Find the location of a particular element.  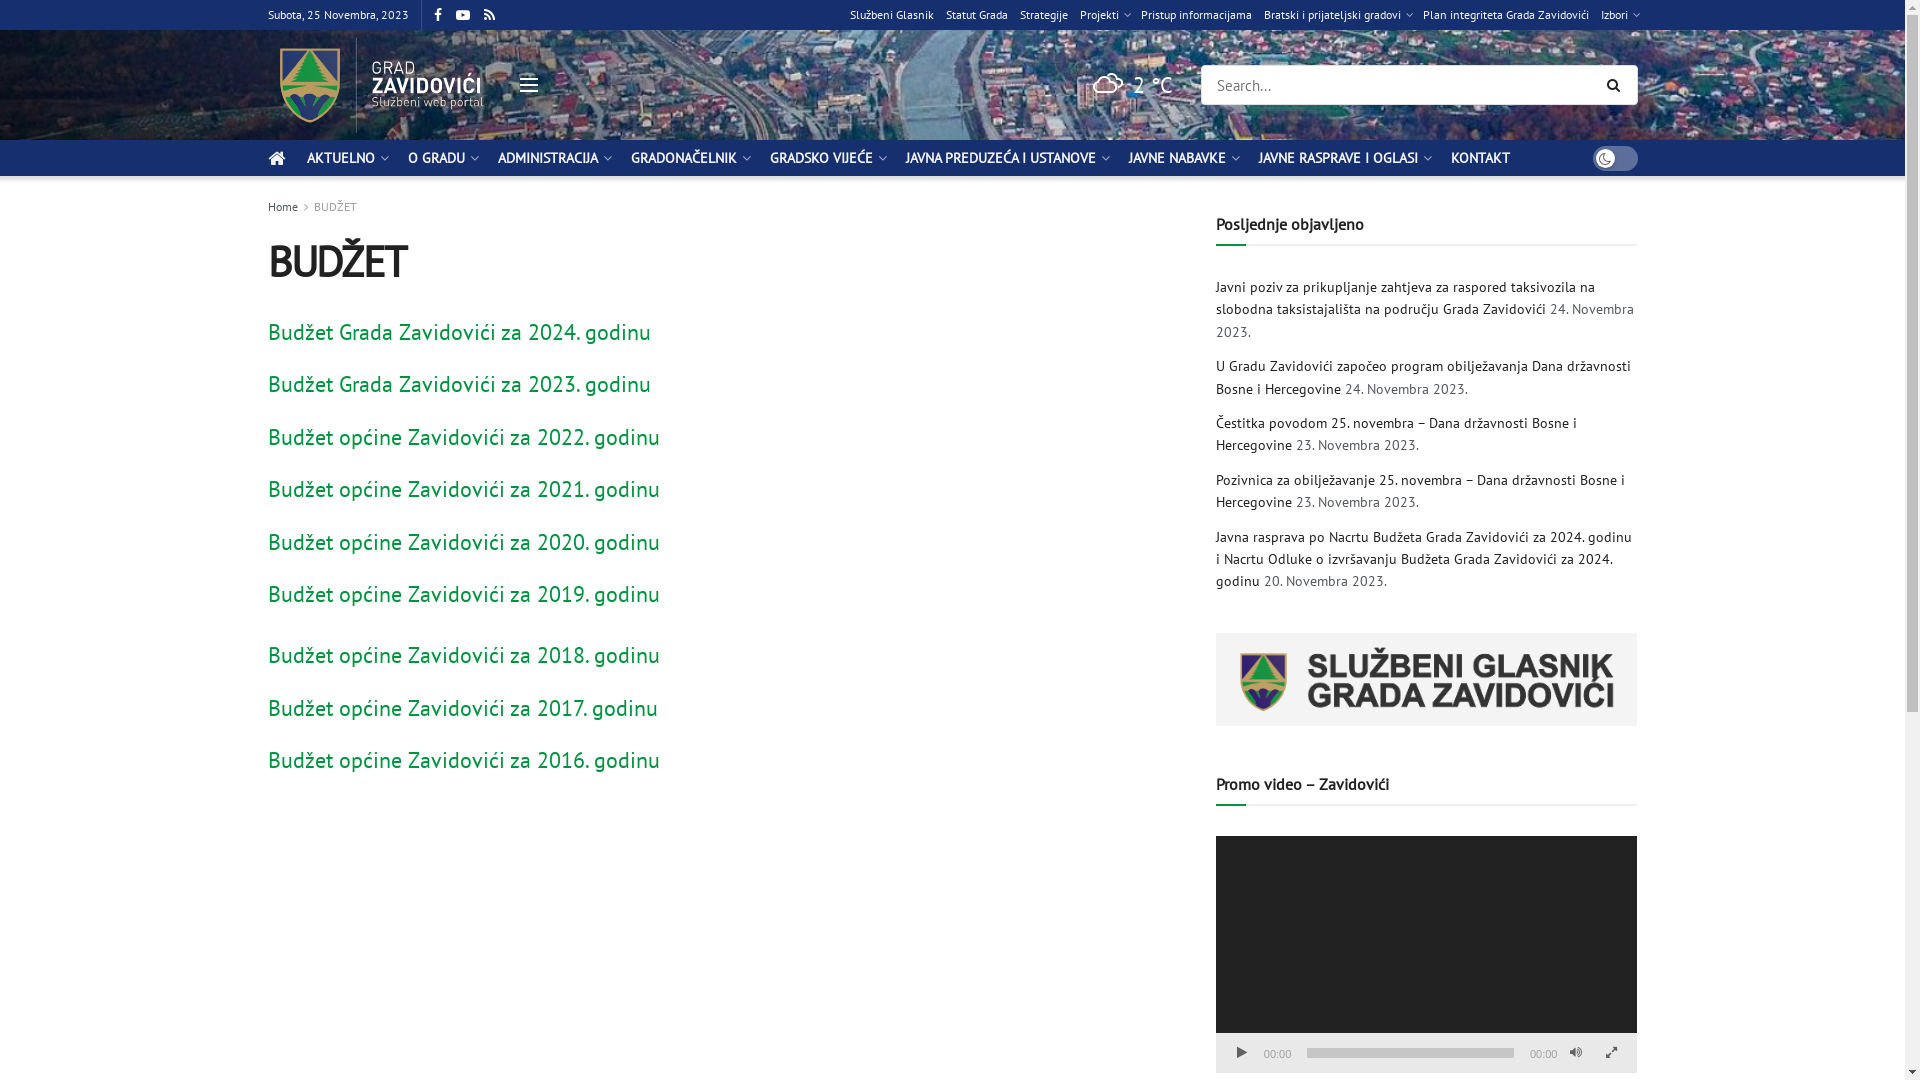

'Pristup informacijama' is located at coordinates (1195, 15).